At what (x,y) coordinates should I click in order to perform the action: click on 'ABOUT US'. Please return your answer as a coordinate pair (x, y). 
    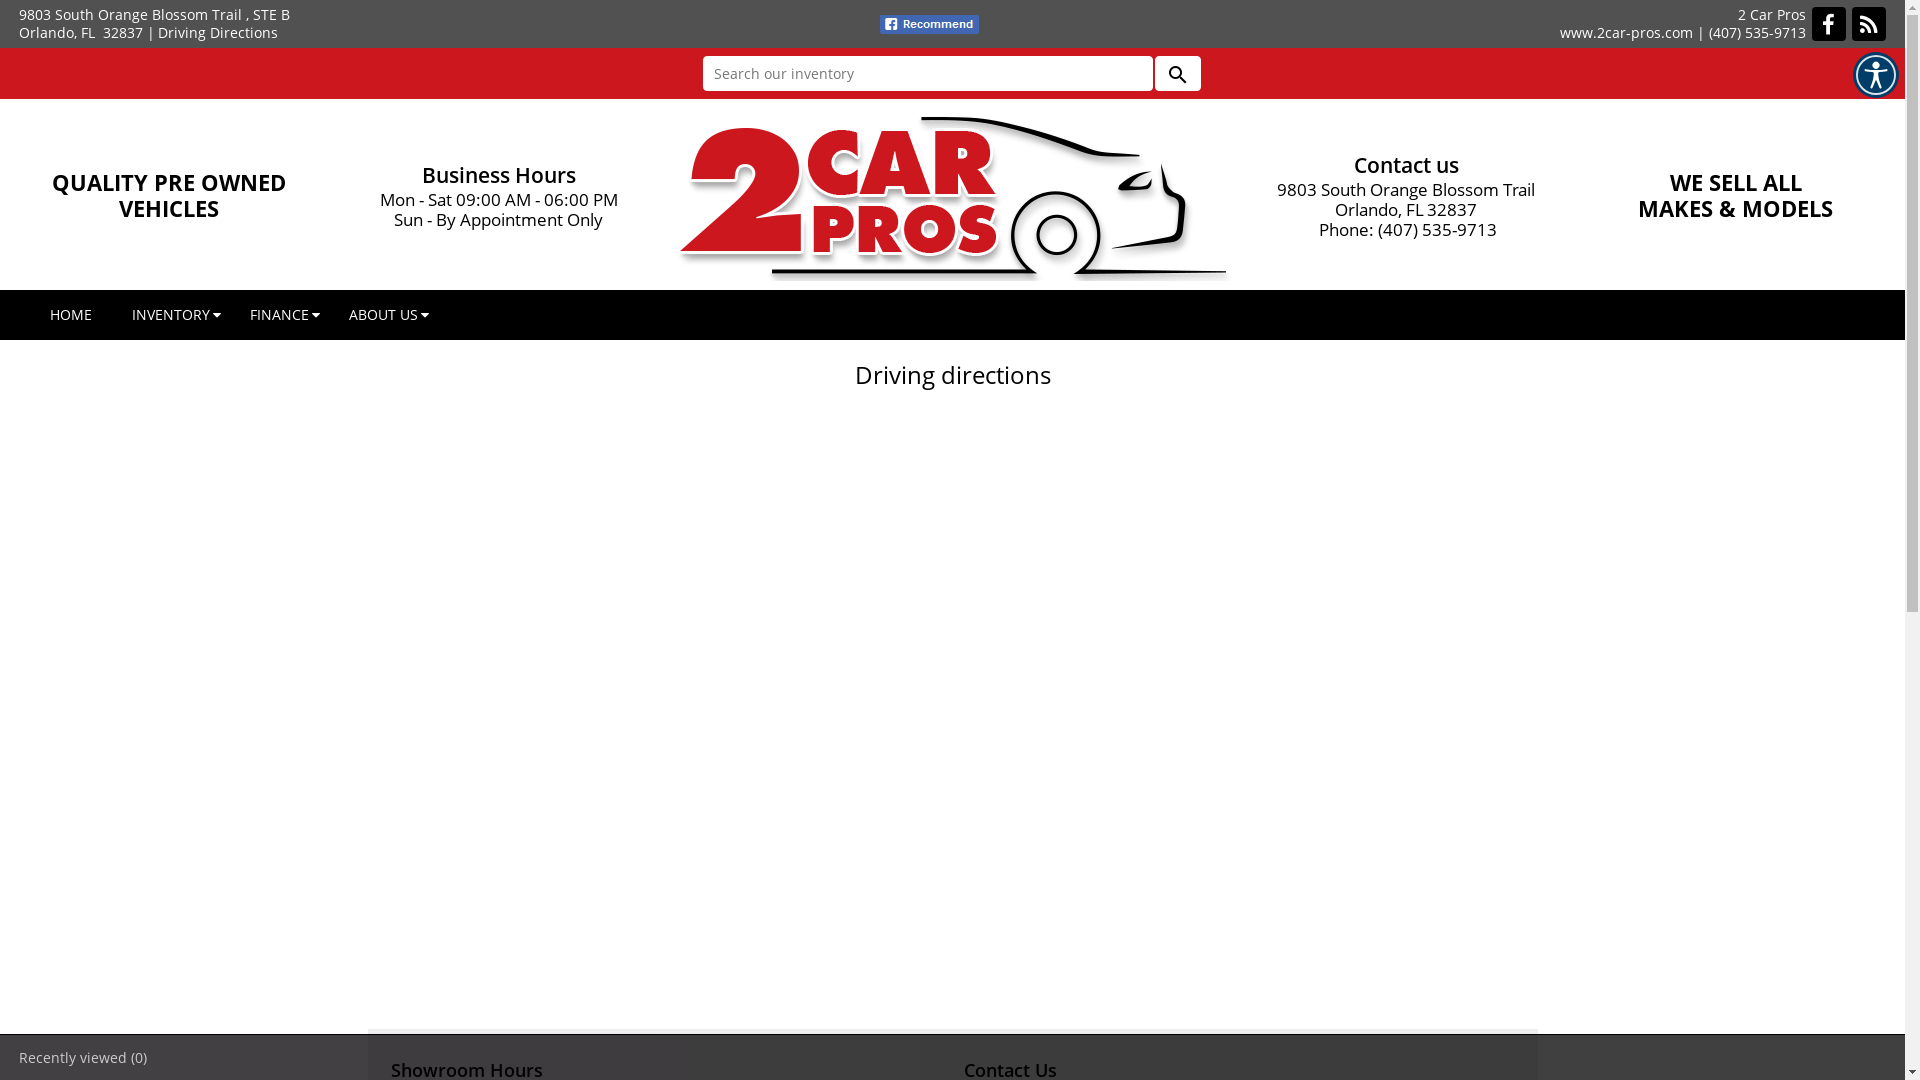
    Looking at the image, I should click on (383, 315).